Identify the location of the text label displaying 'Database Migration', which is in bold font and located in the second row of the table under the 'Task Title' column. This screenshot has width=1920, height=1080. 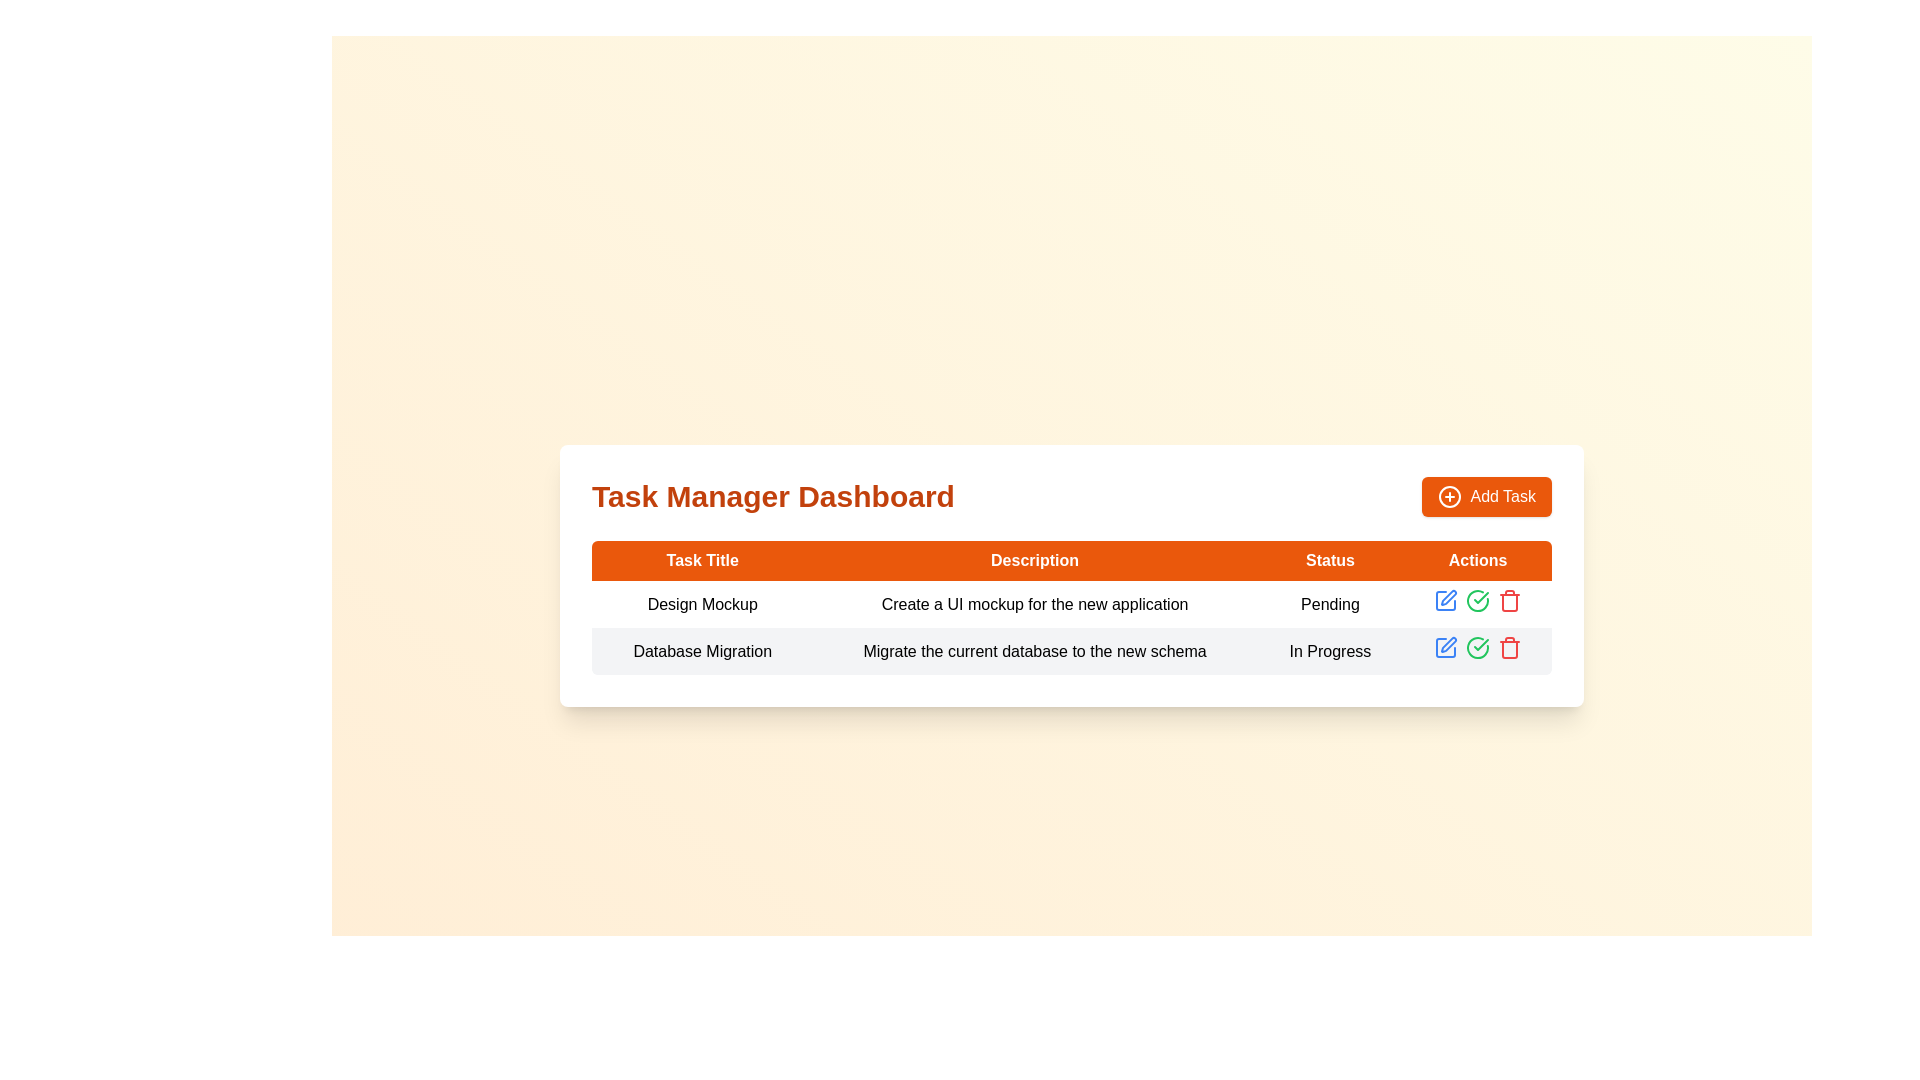
(702, 651).